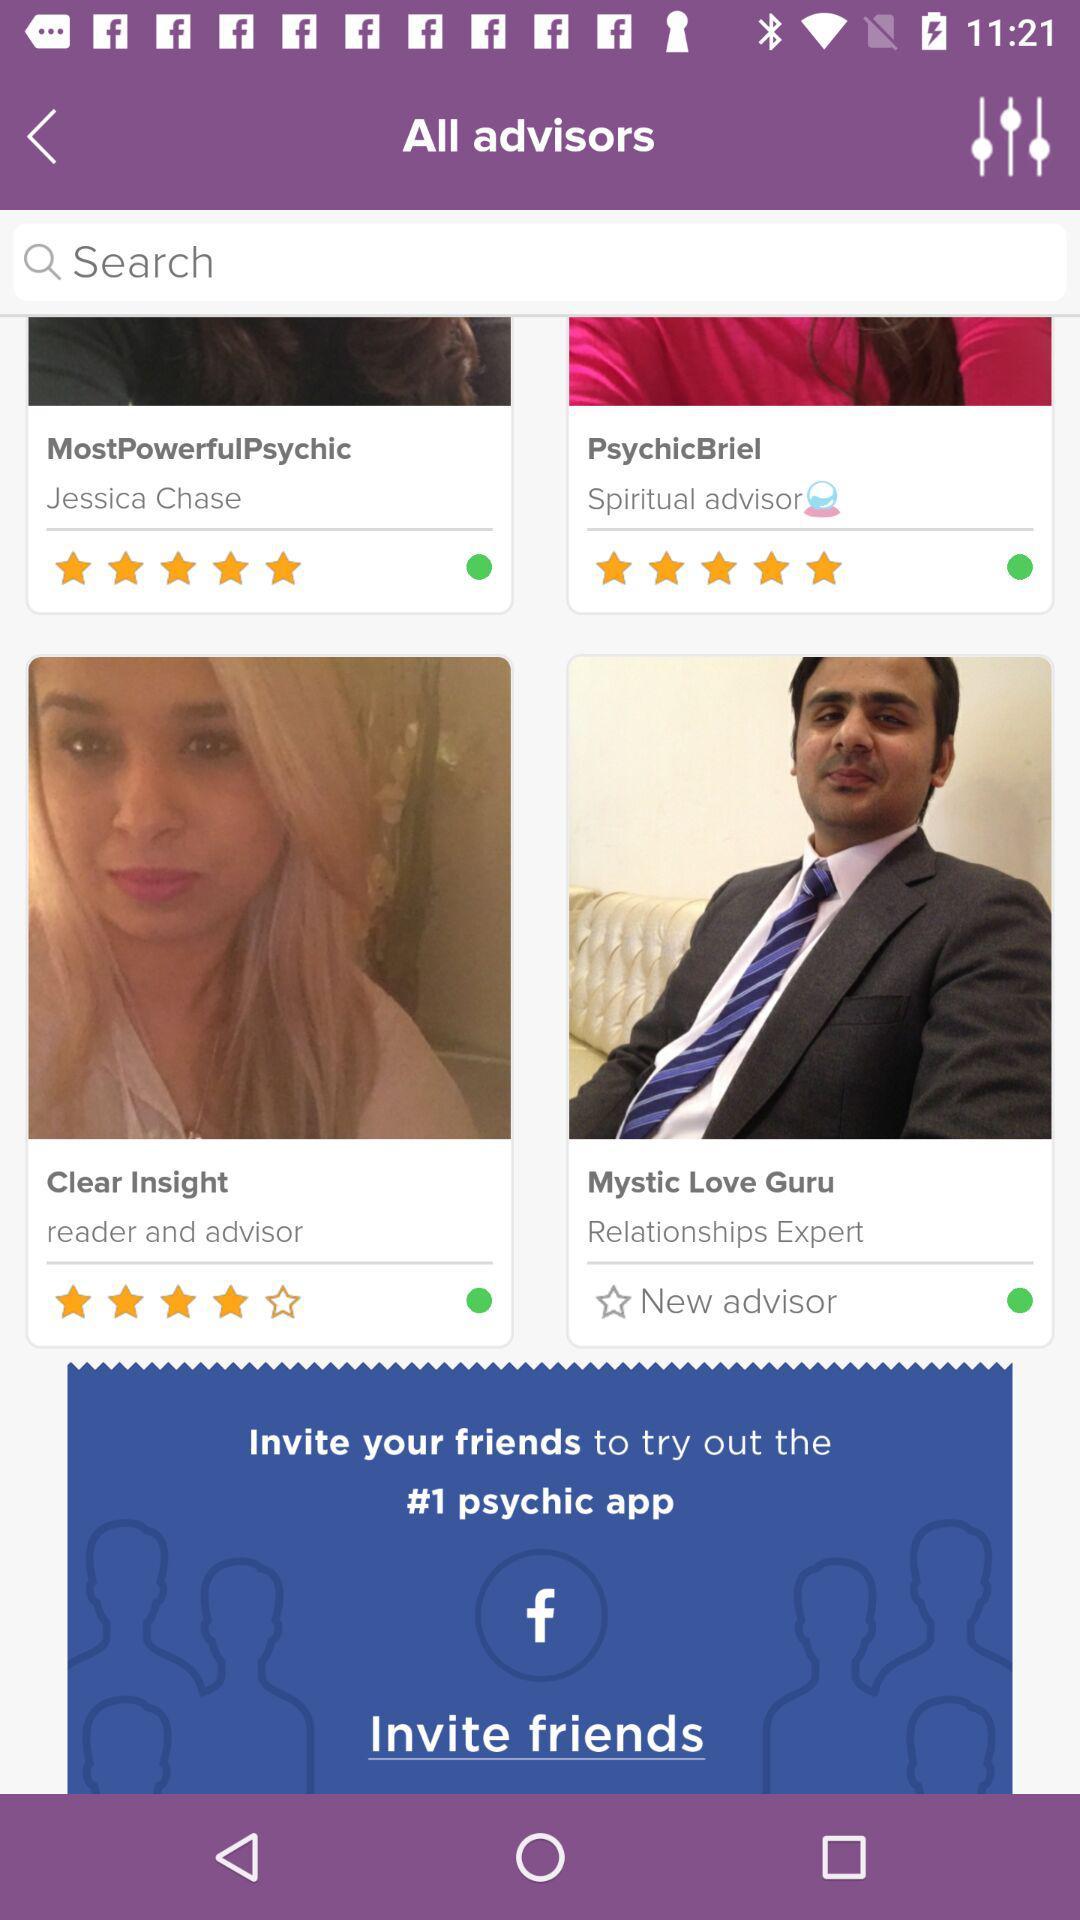  Describe the element at coordinates (540, 261) in the screenshot. I see `search` at that location.